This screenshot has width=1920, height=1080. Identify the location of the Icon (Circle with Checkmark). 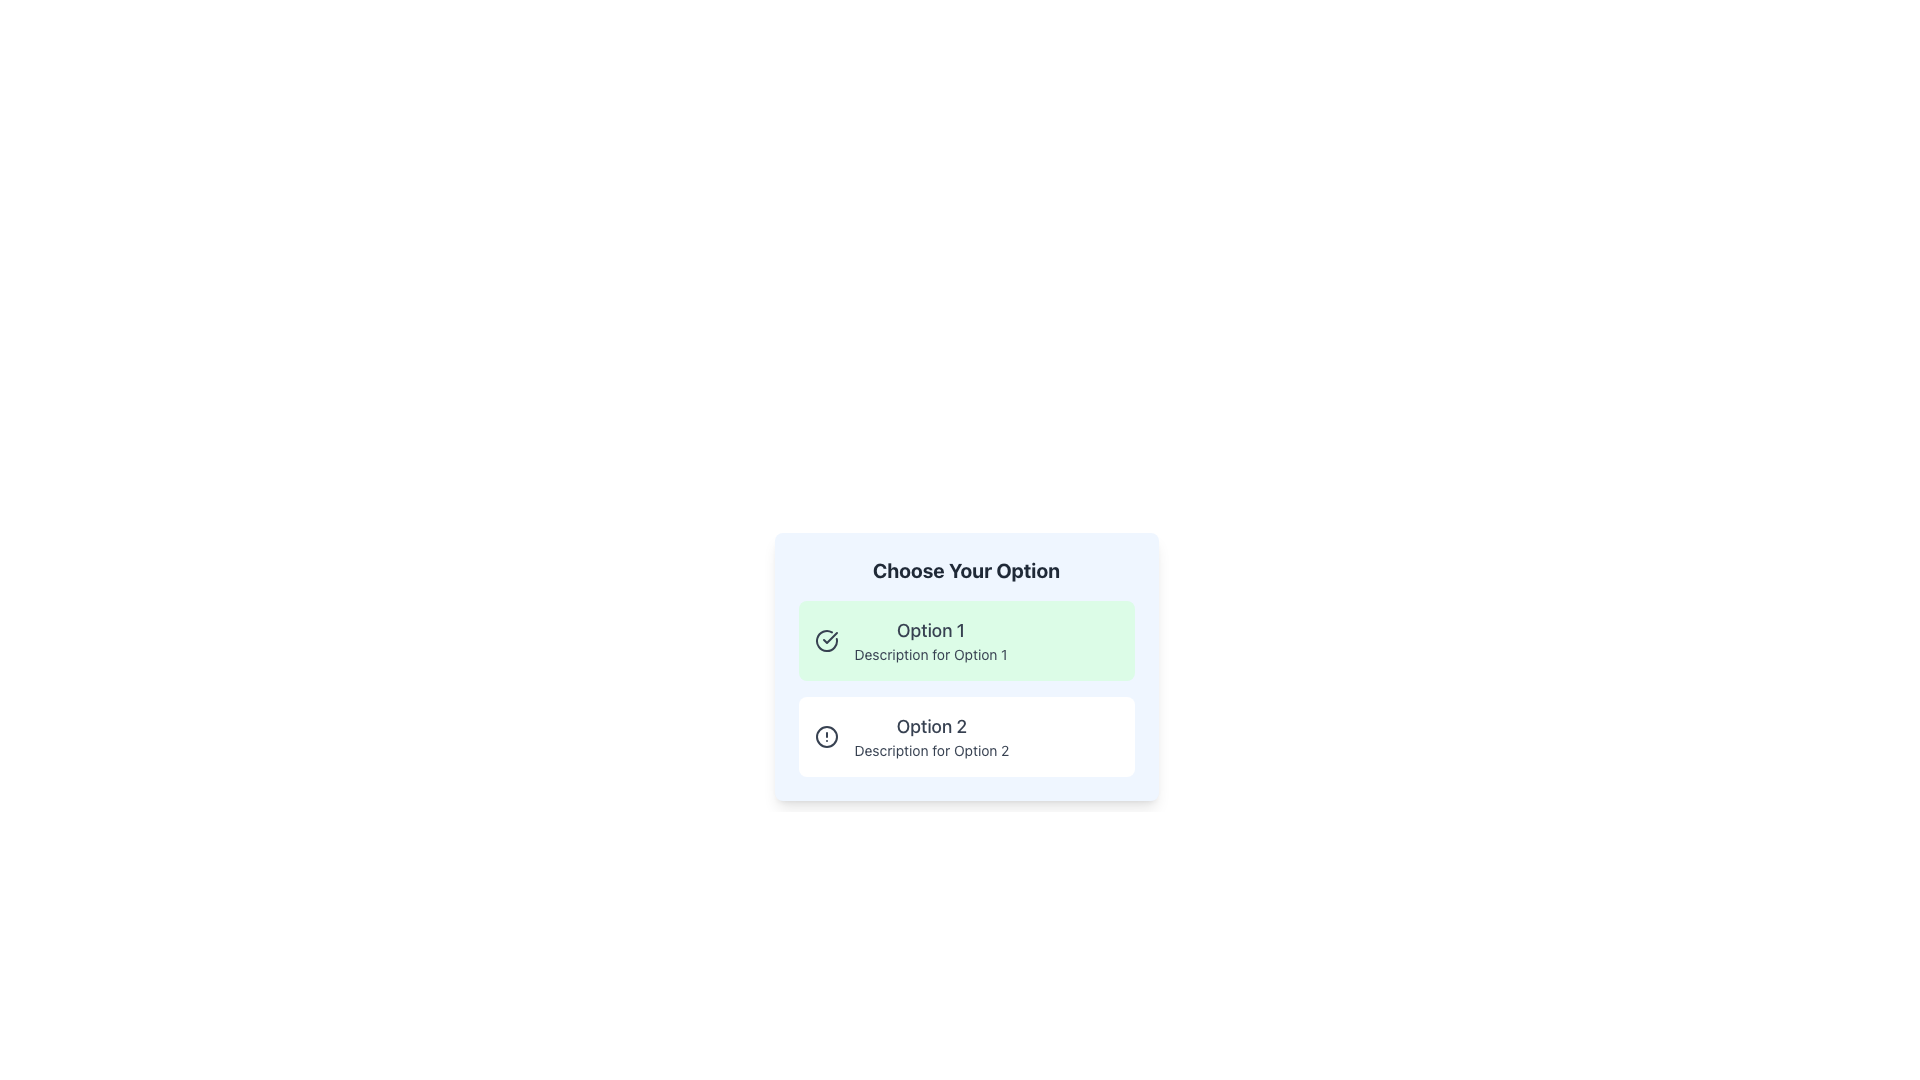
(826, 640).